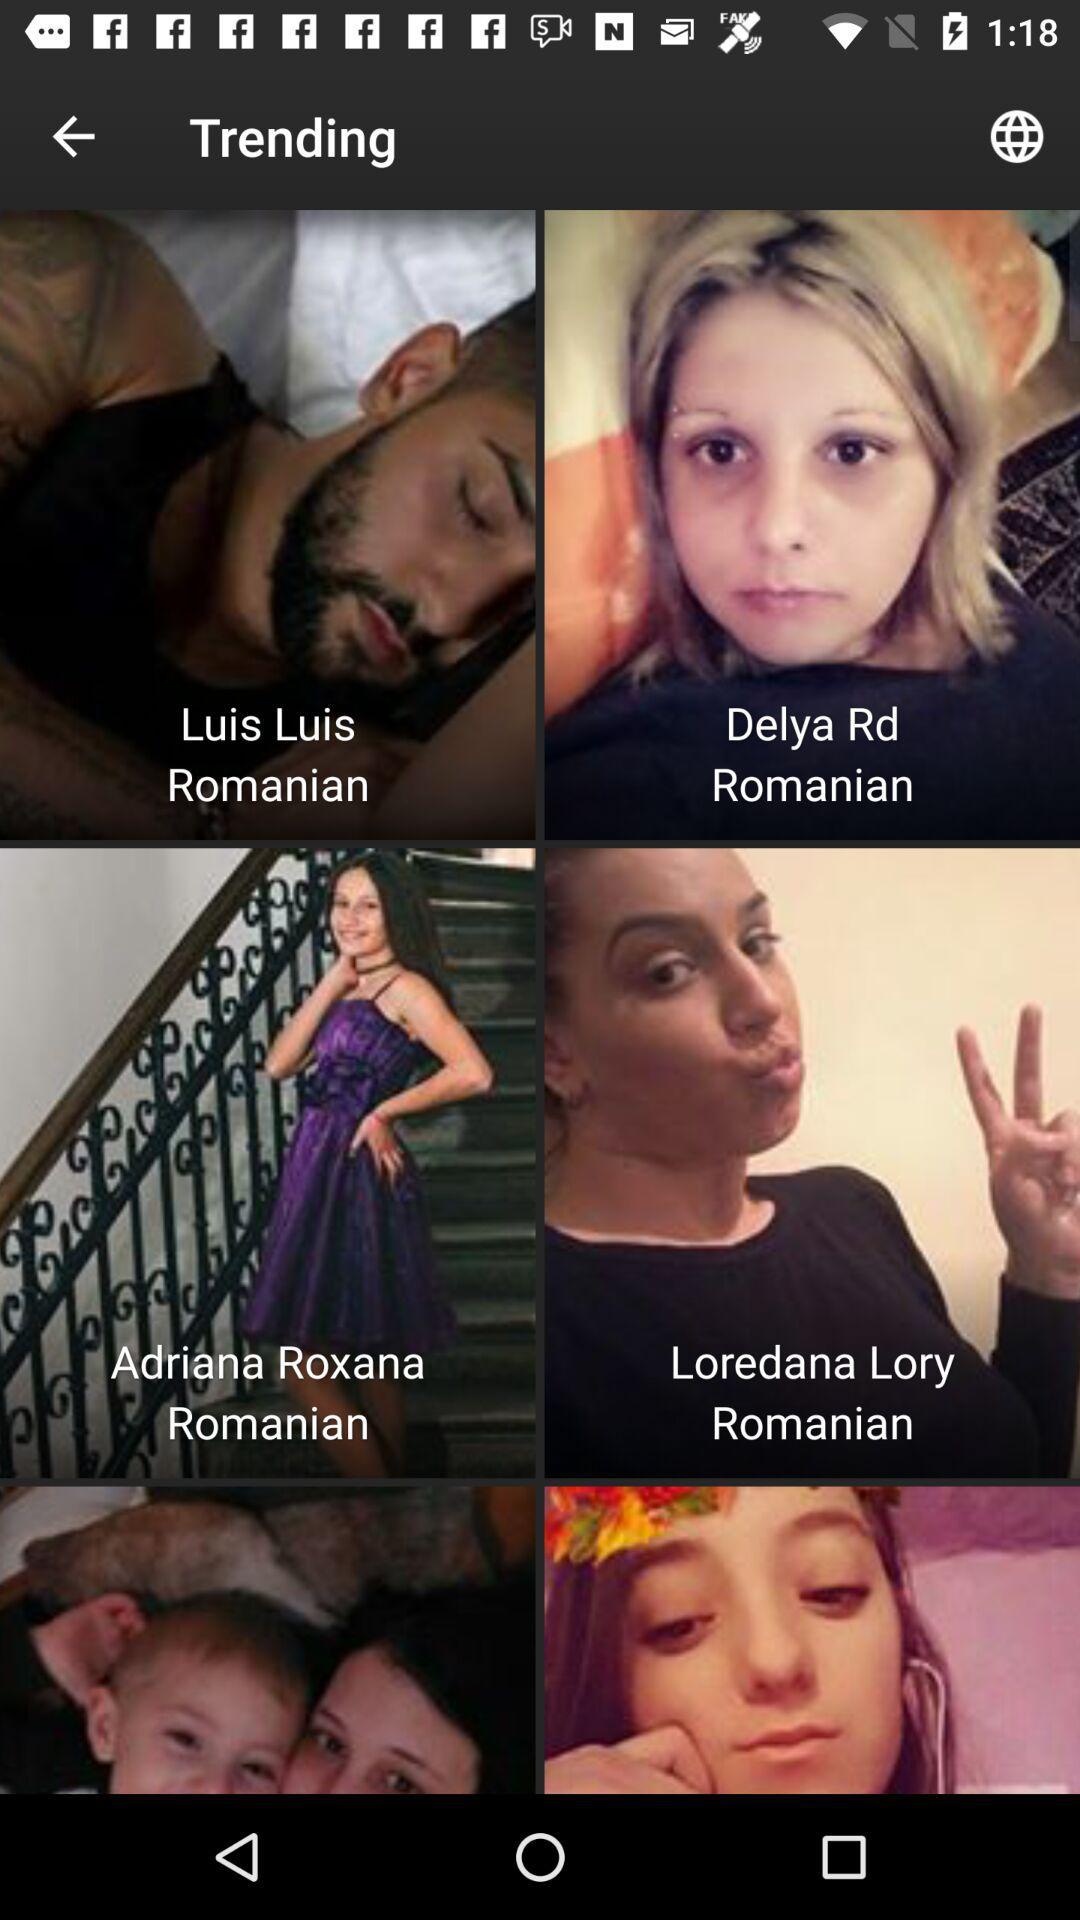 Image resolution: width=1080 pixels, height=1920 pixels. I want to click on icon next to trending item, so click(72, 135).